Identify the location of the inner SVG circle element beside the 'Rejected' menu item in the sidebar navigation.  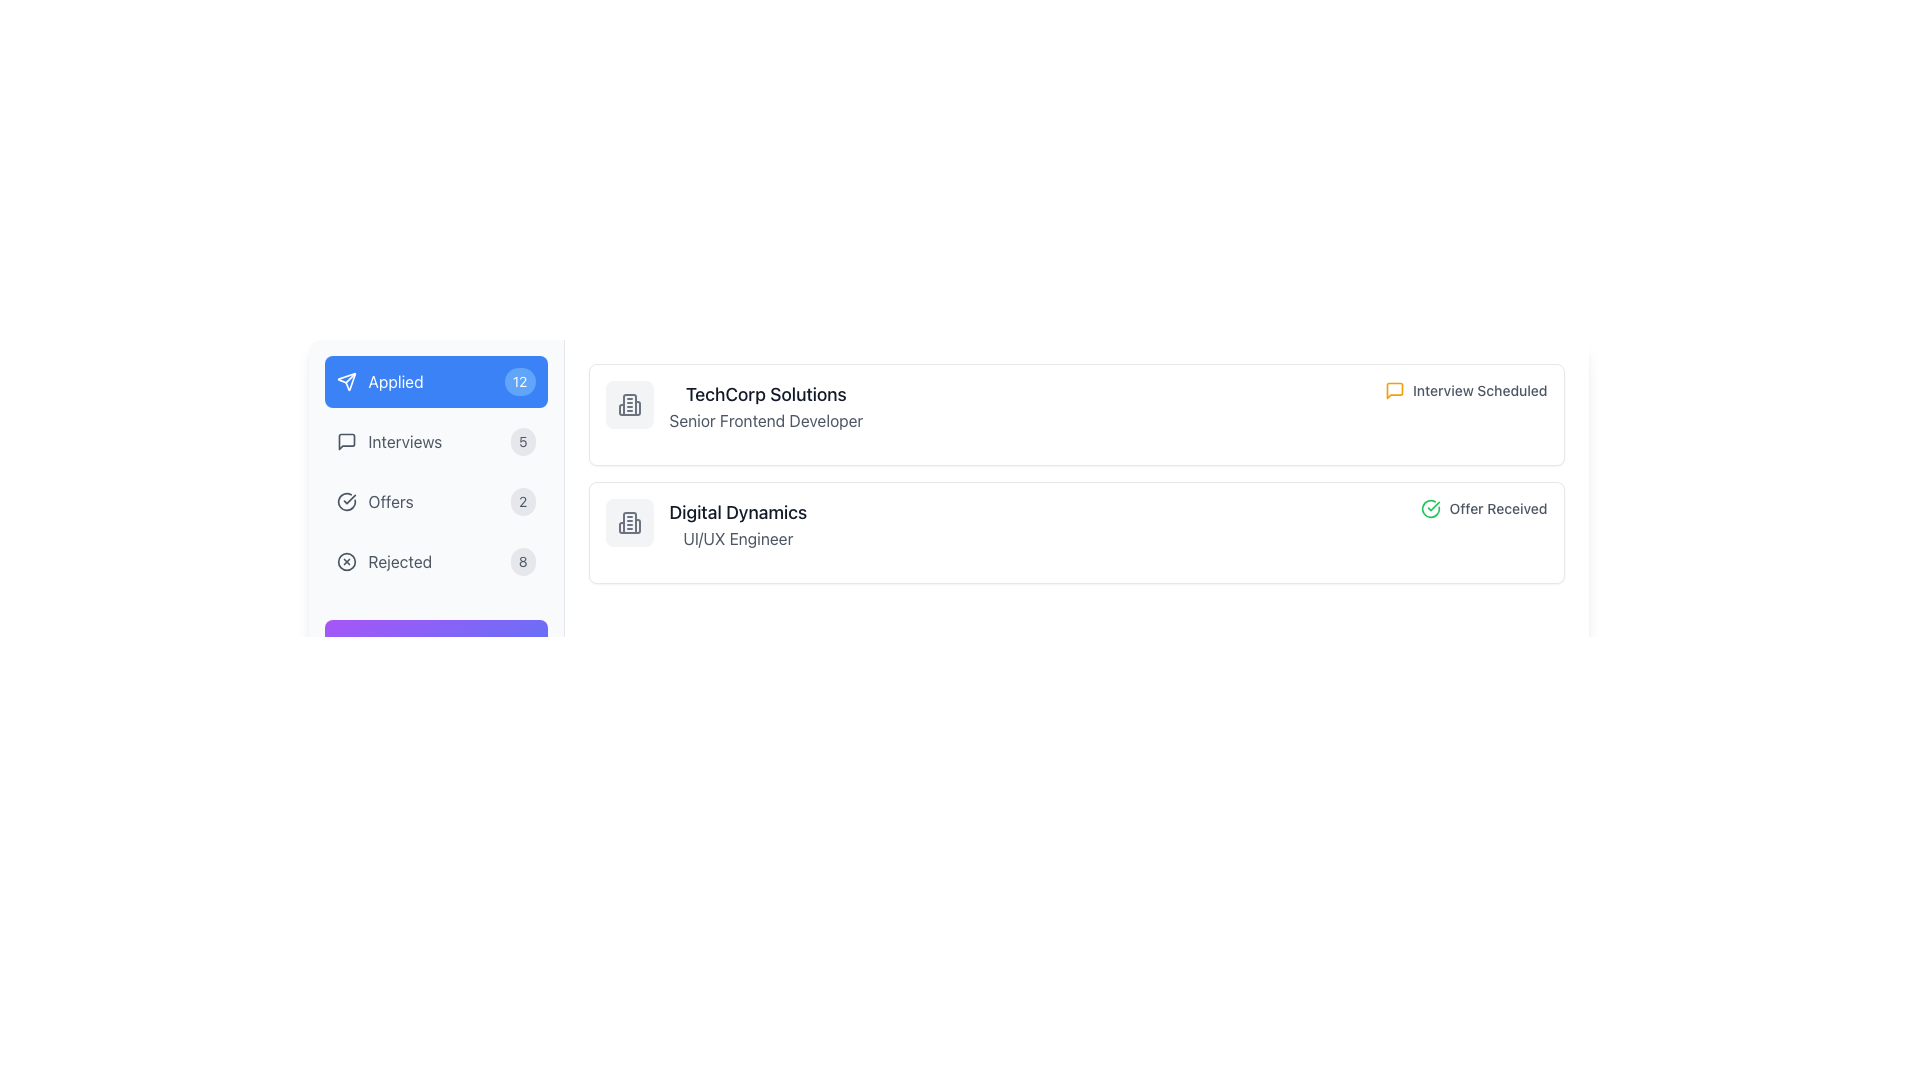
(346, 562).